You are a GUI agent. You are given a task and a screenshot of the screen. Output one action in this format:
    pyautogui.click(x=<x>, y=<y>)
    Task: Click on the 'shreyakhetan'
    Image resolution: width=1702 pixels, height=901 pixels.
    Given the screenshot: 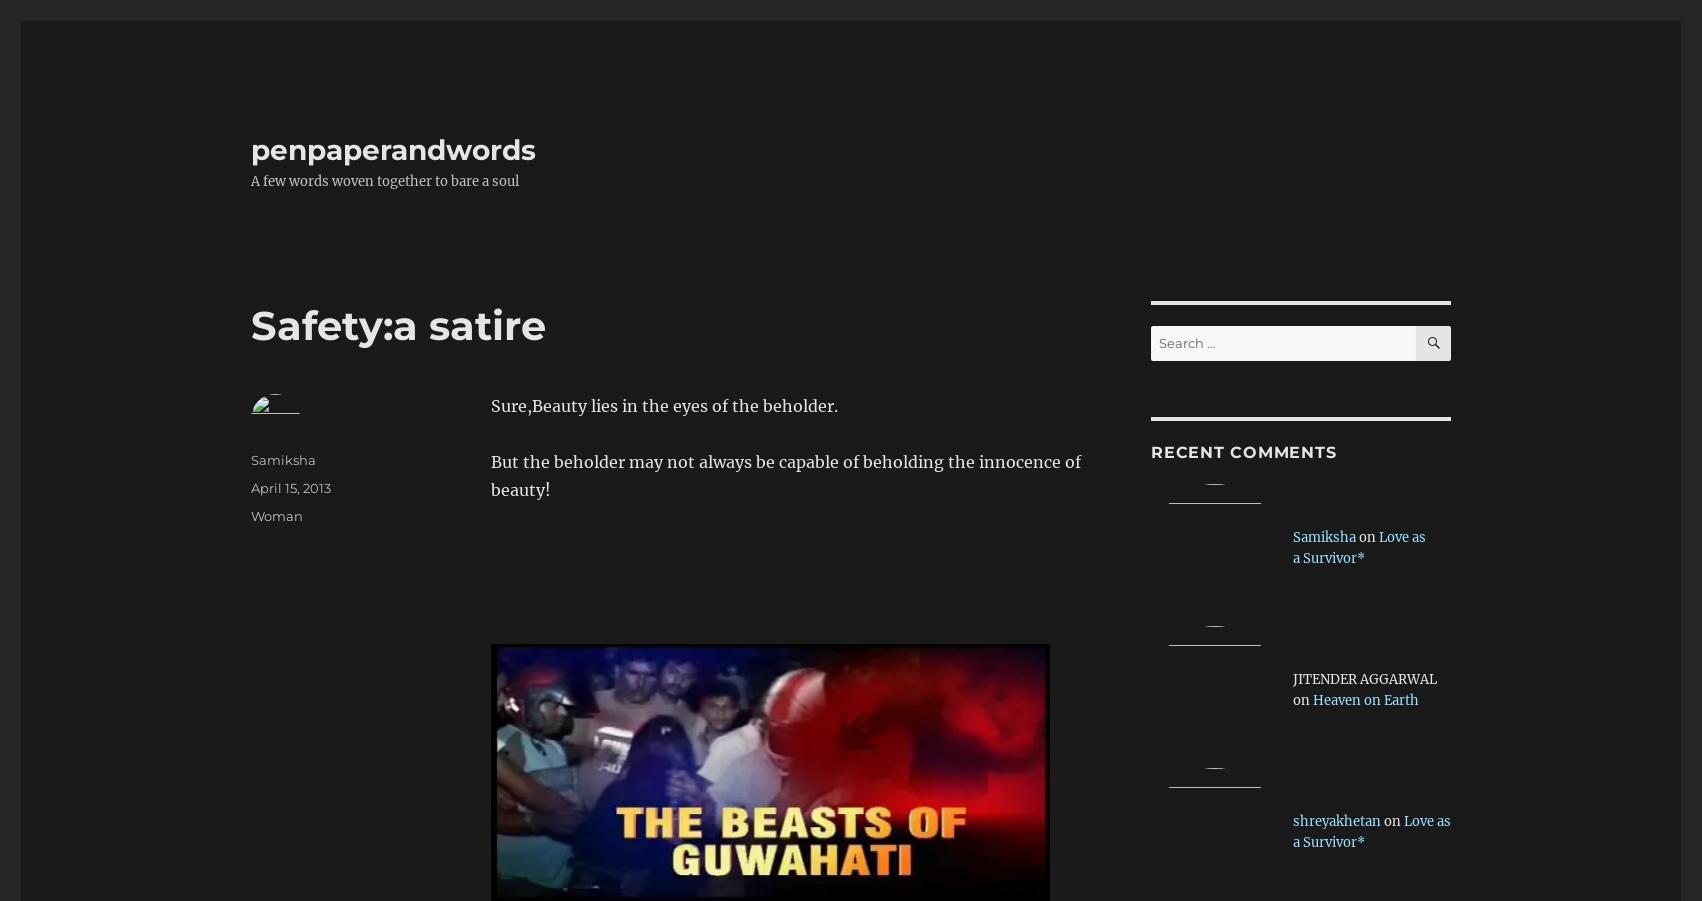 What is the action you would take?
    pyautogui.click(x=1335, y=821)
    